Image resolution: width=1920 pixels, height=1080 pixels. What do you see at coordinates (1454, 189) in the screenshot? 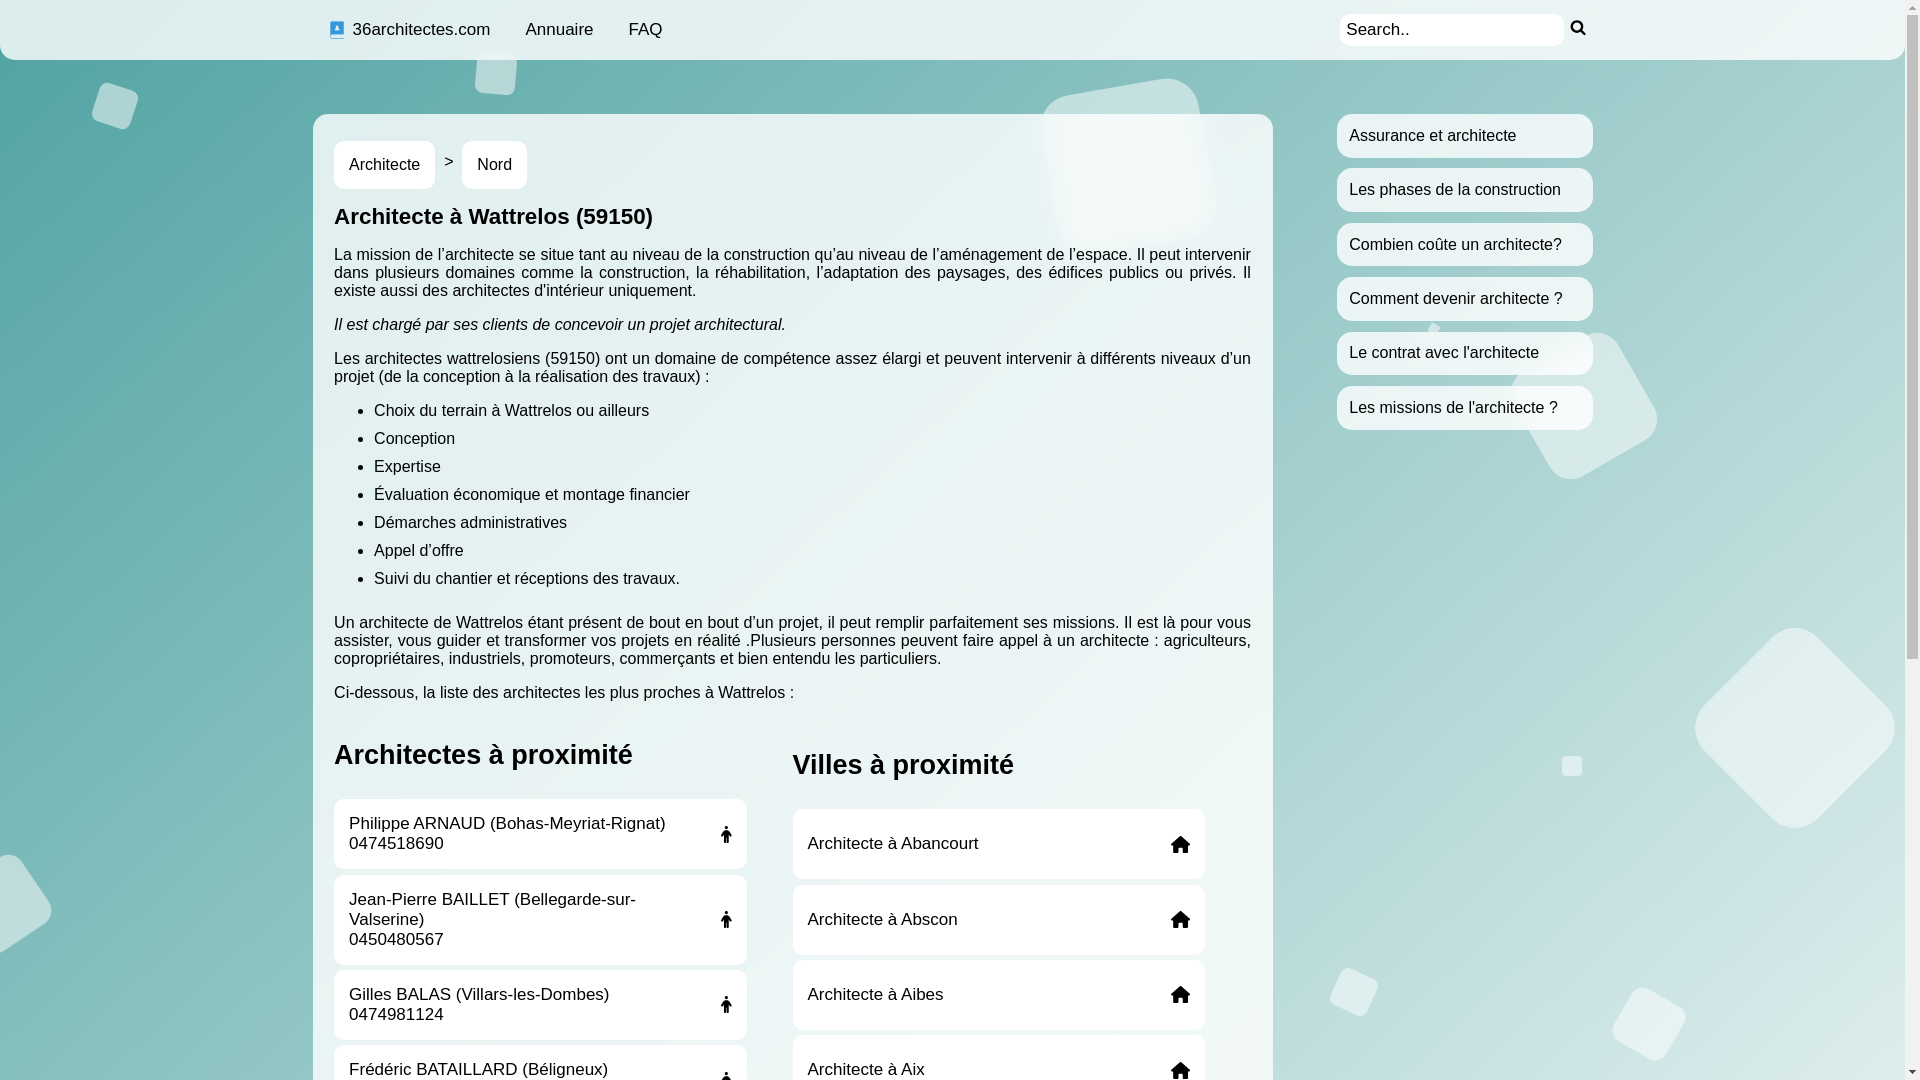
I see `'Les phases de la construction'` at bounding box center [1454, 189].